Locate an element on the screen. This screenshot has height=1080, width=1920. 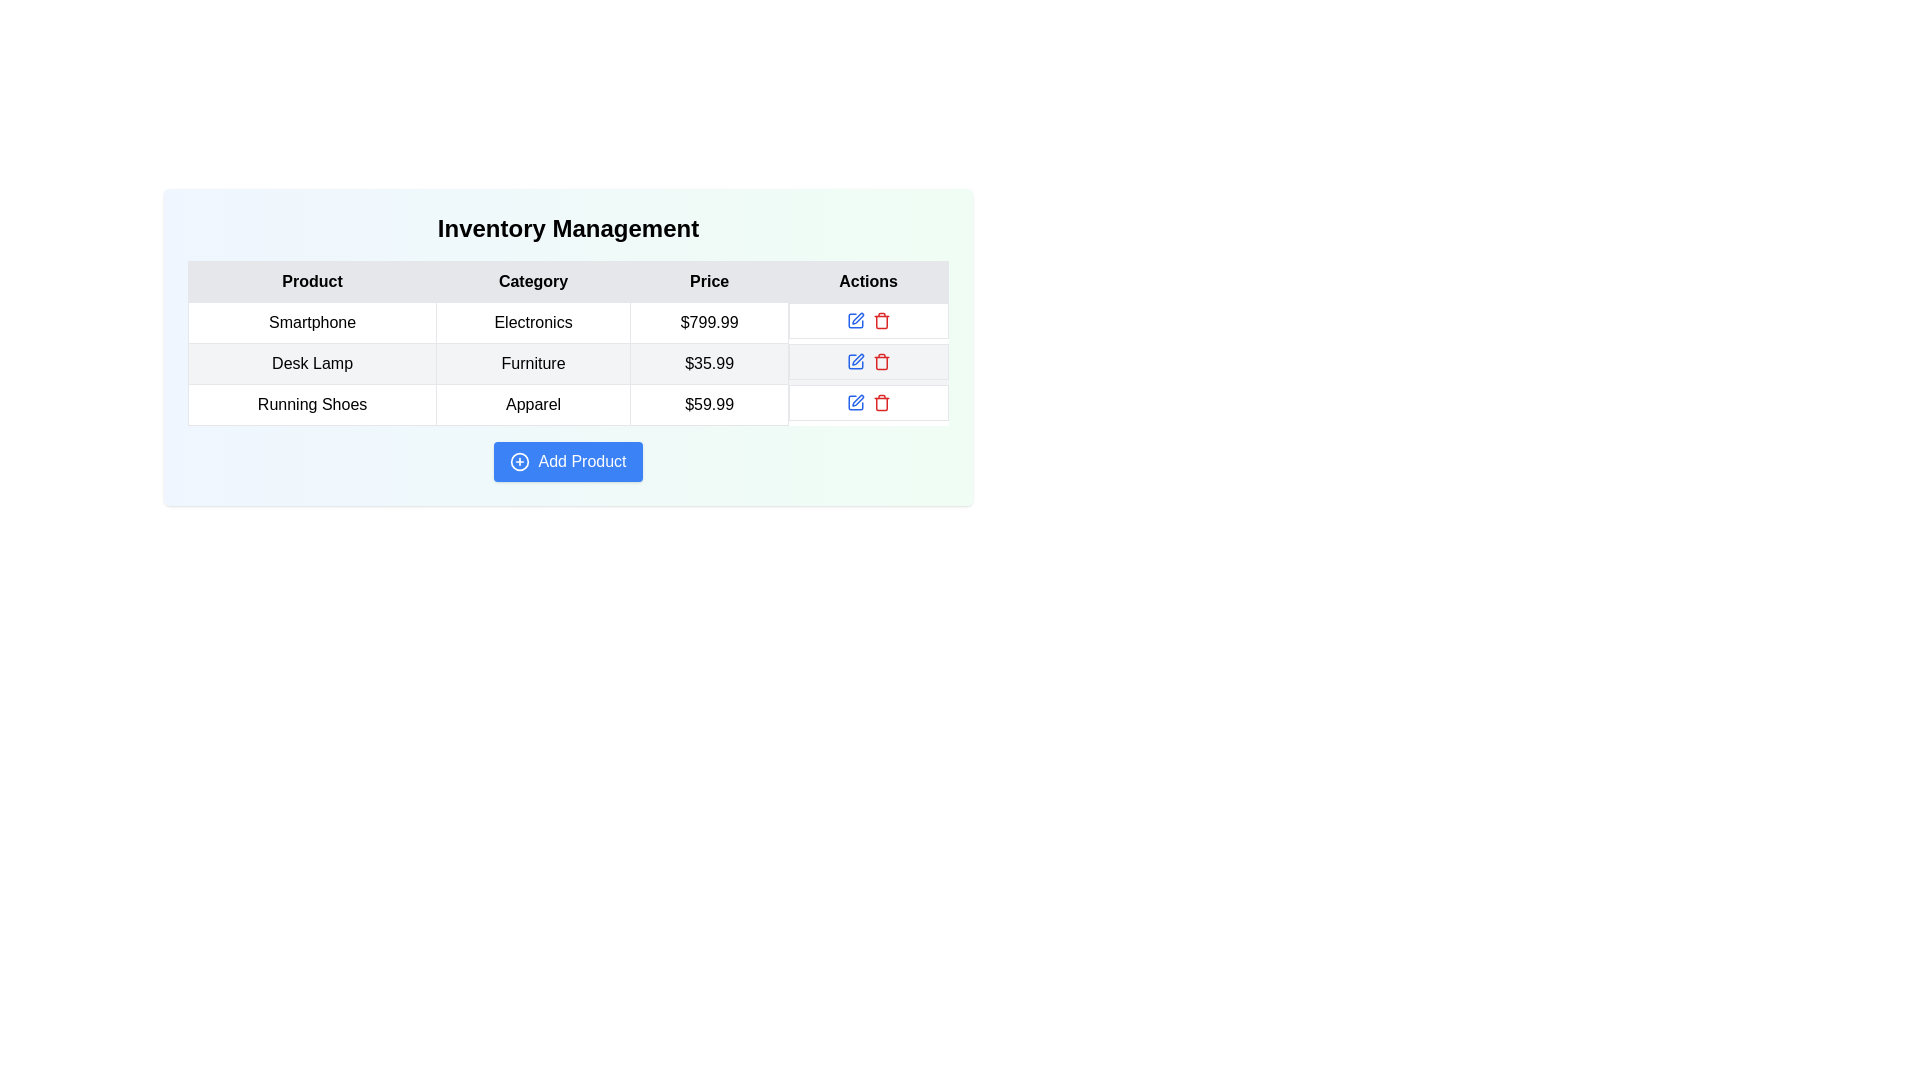
the first icon in the 'Actions' column of the table is located at coordinates (855, 319).